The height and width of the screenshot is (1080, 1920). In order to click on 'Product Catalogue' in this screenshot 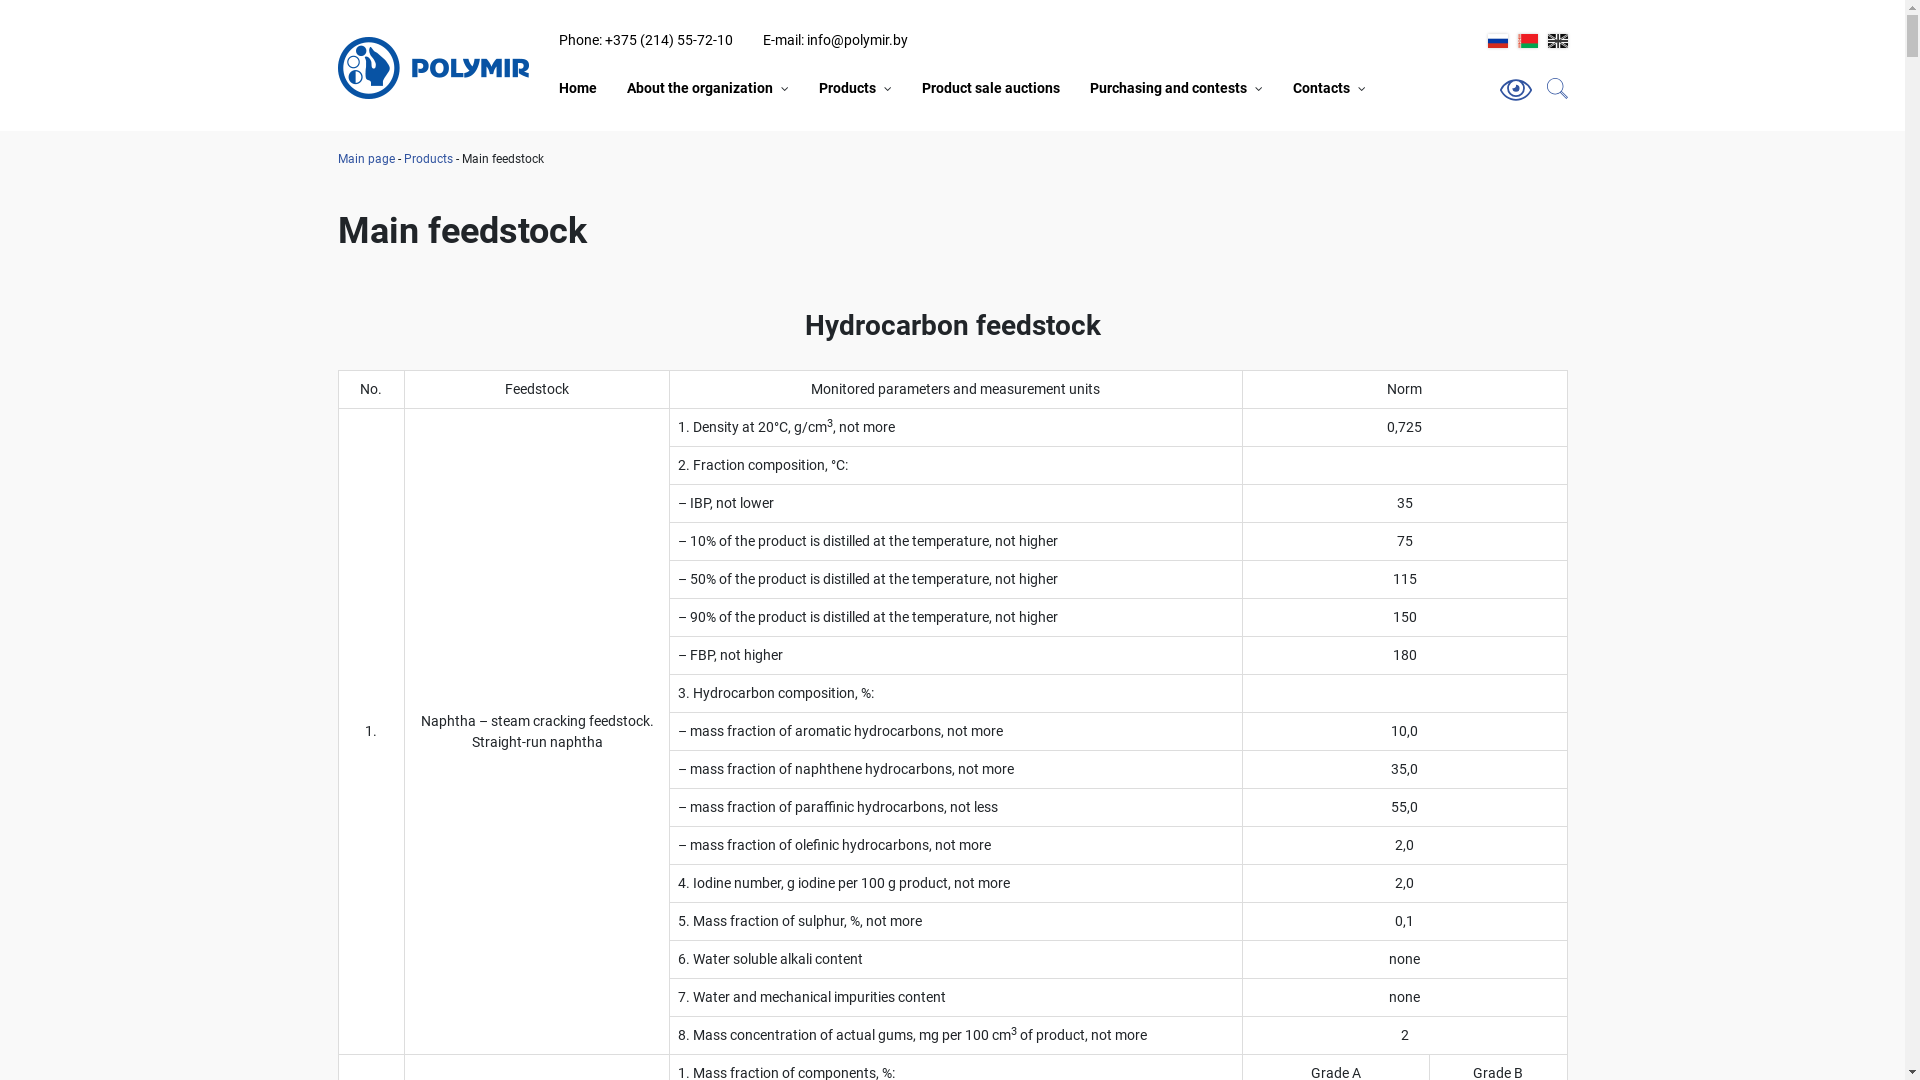, I will do `click(796, 116)`.